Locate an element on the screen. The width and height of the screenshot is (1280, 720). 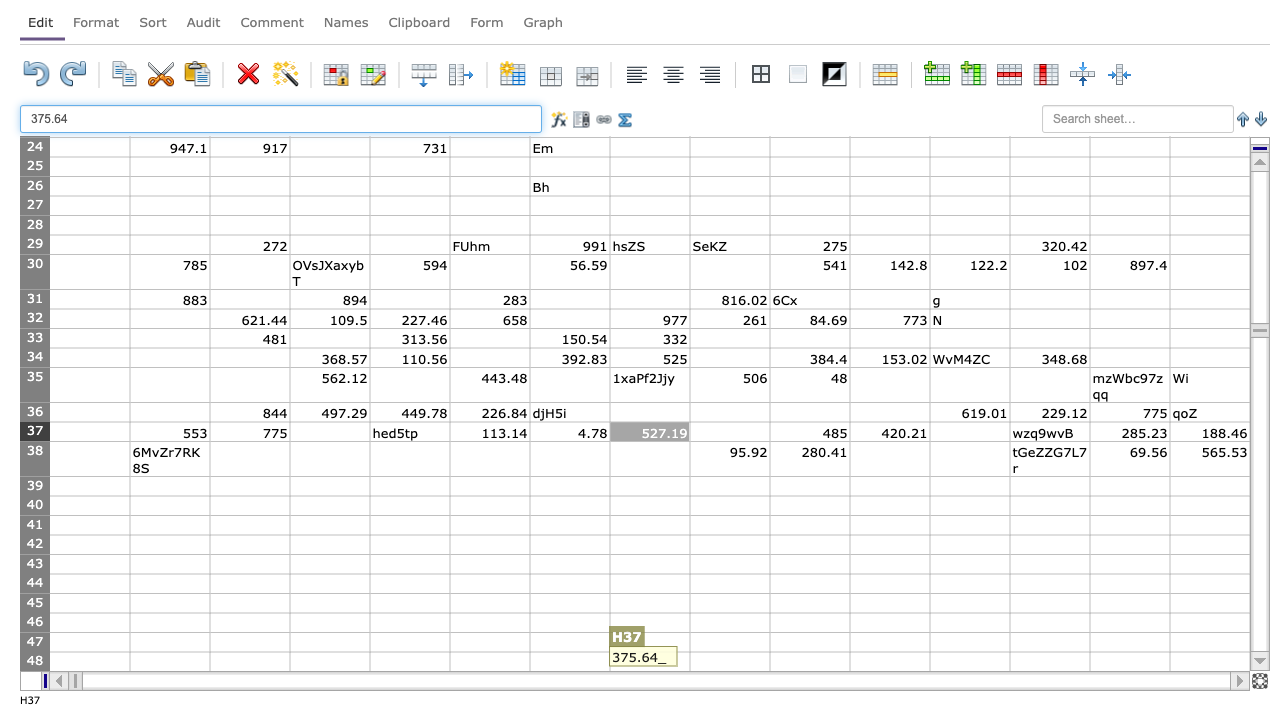
Left border of cell J-48 is located at coordinates (769, 661).